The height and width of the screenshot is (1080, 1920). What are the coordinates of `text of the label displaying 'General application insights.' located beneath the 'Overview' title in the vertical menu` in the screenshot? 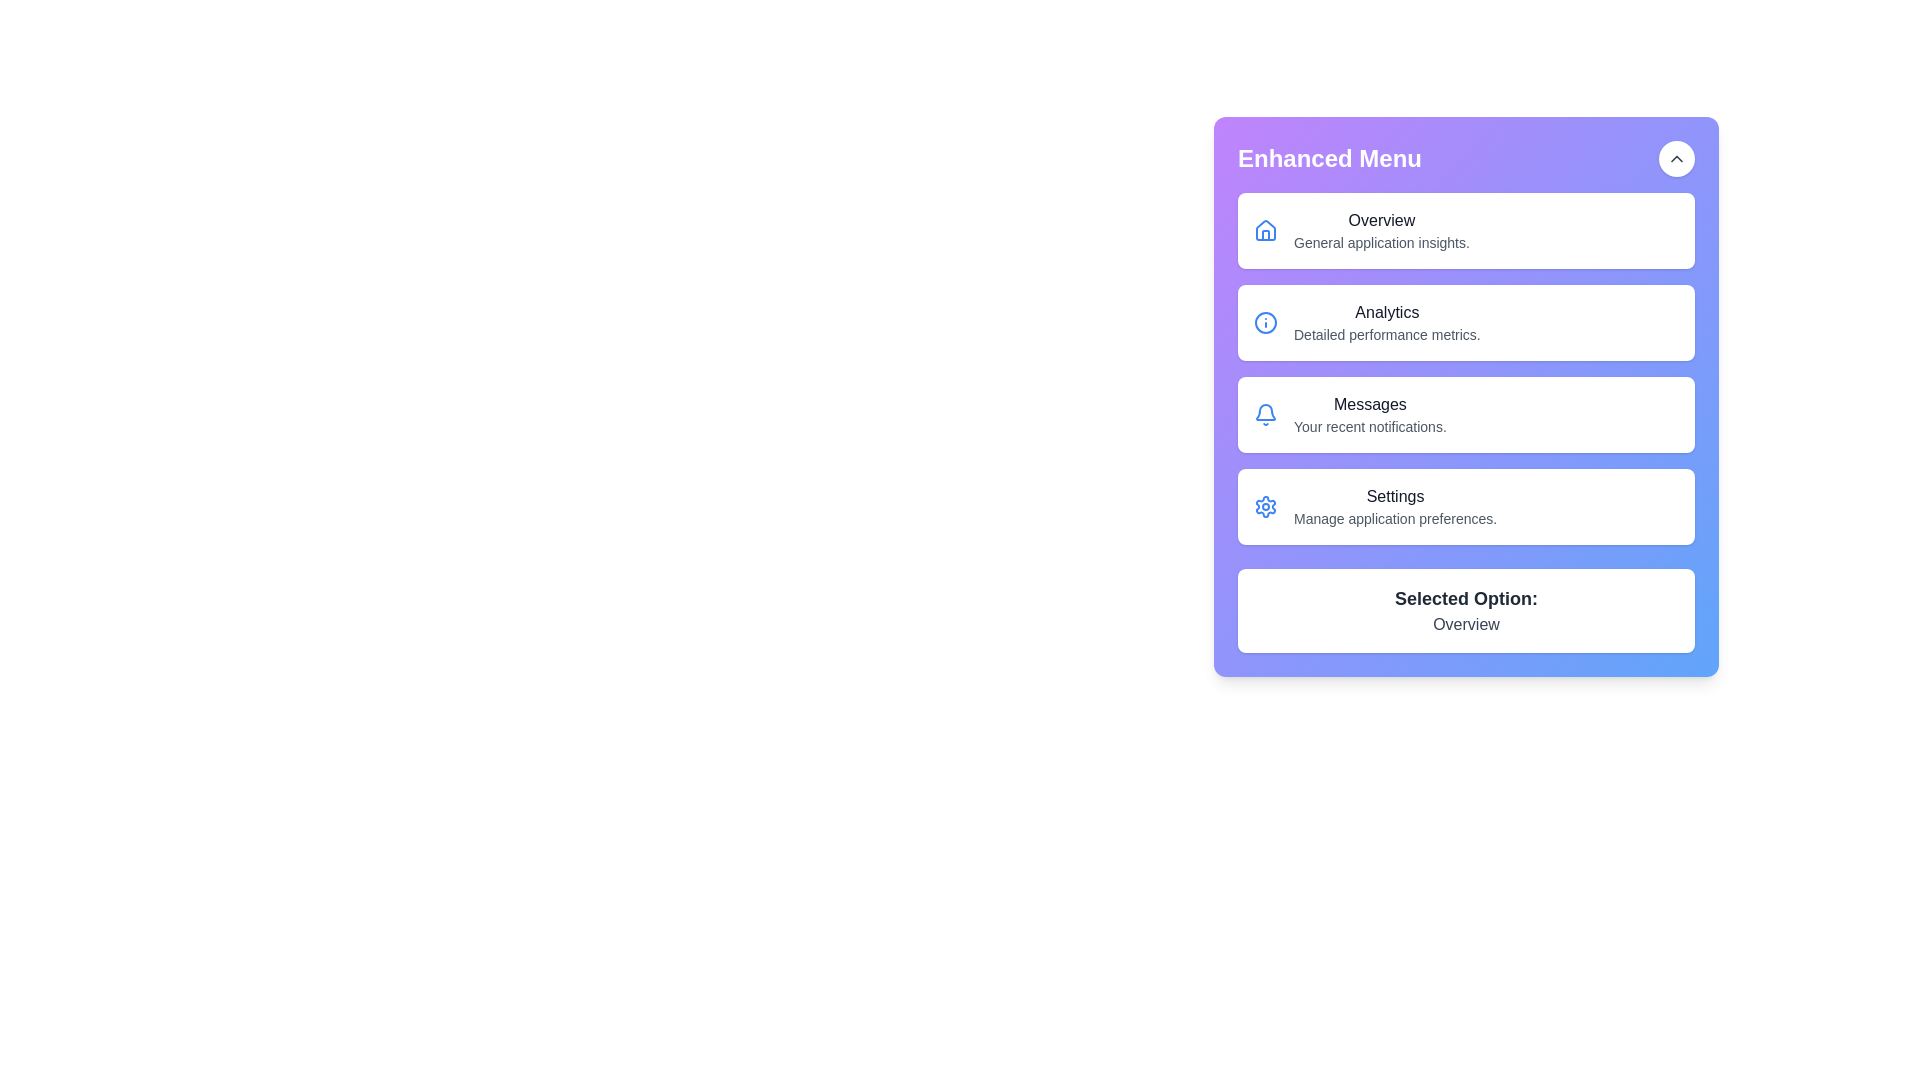 It's located at (1381, 242).